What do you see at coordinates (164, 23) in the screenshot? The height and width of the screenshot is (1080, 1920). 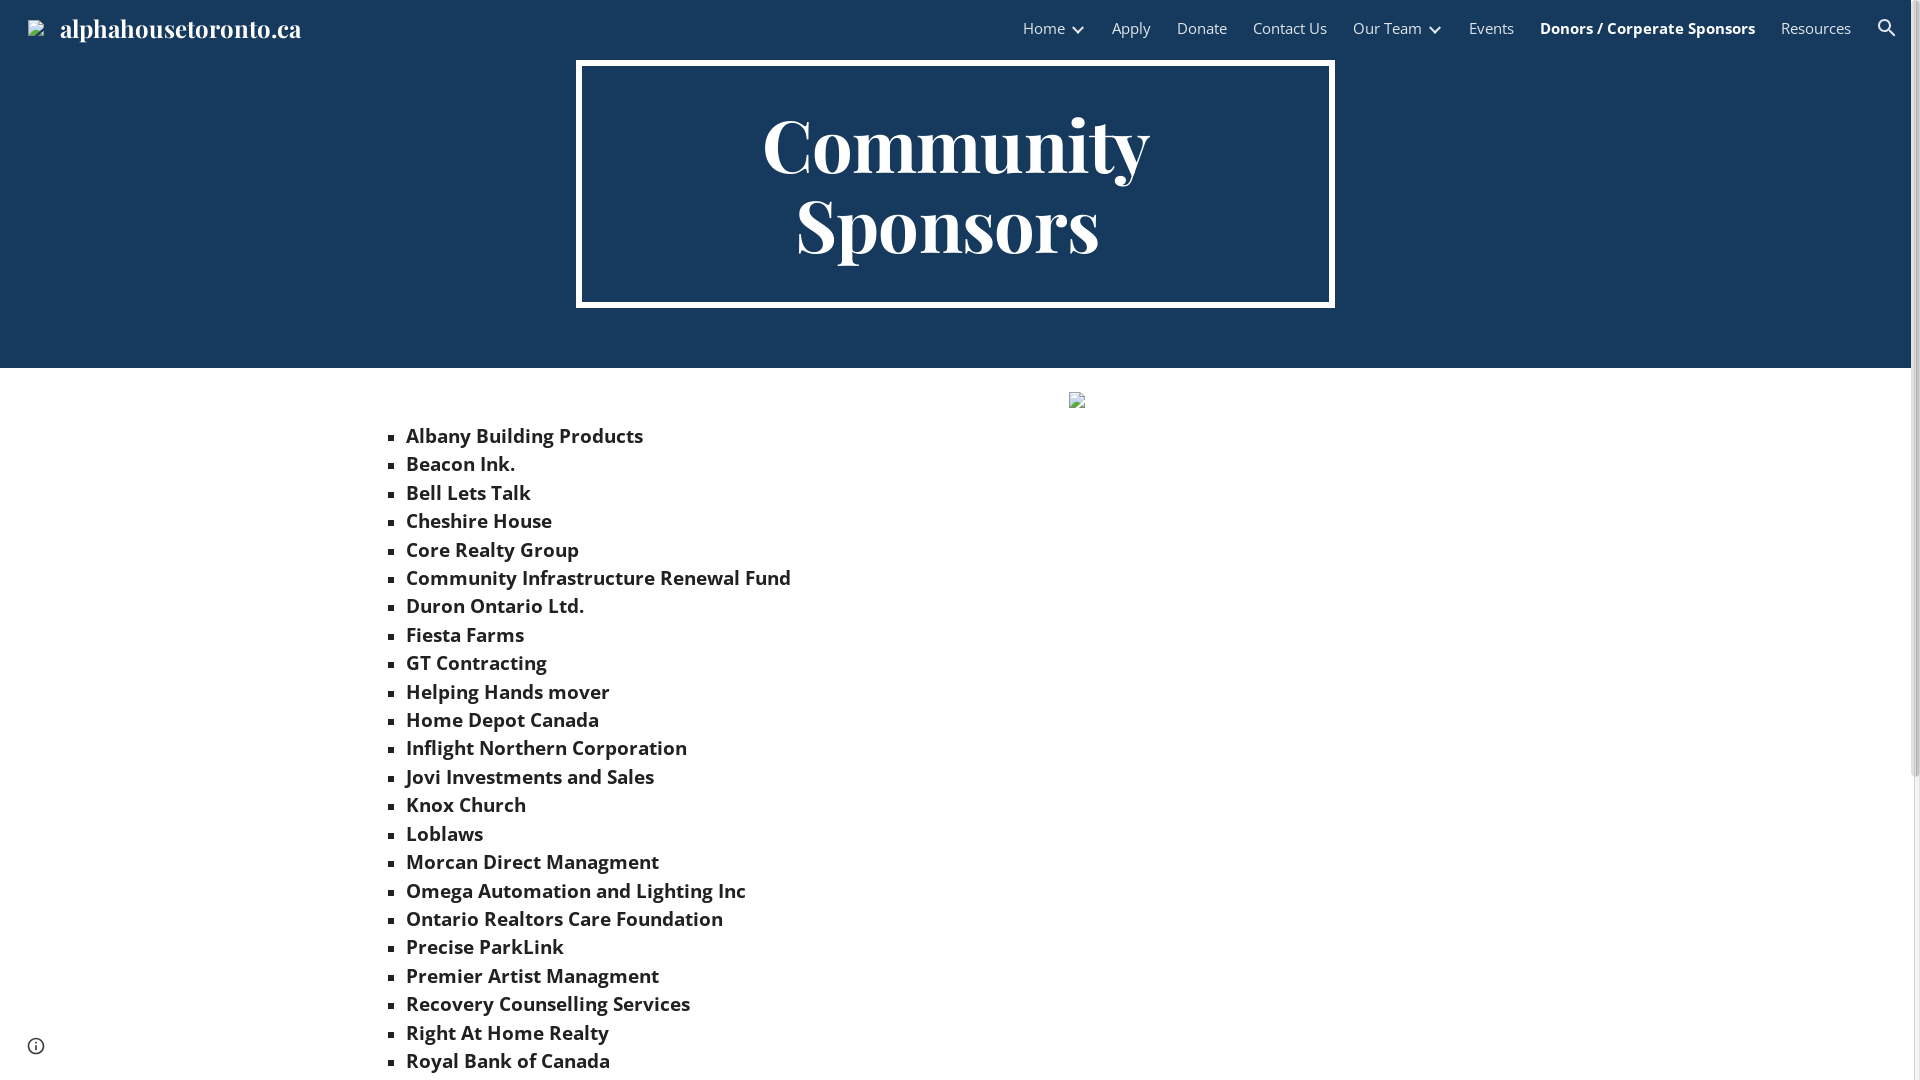 I see `'alphahousetoronto.ca'` at bounding box center [164, 23].